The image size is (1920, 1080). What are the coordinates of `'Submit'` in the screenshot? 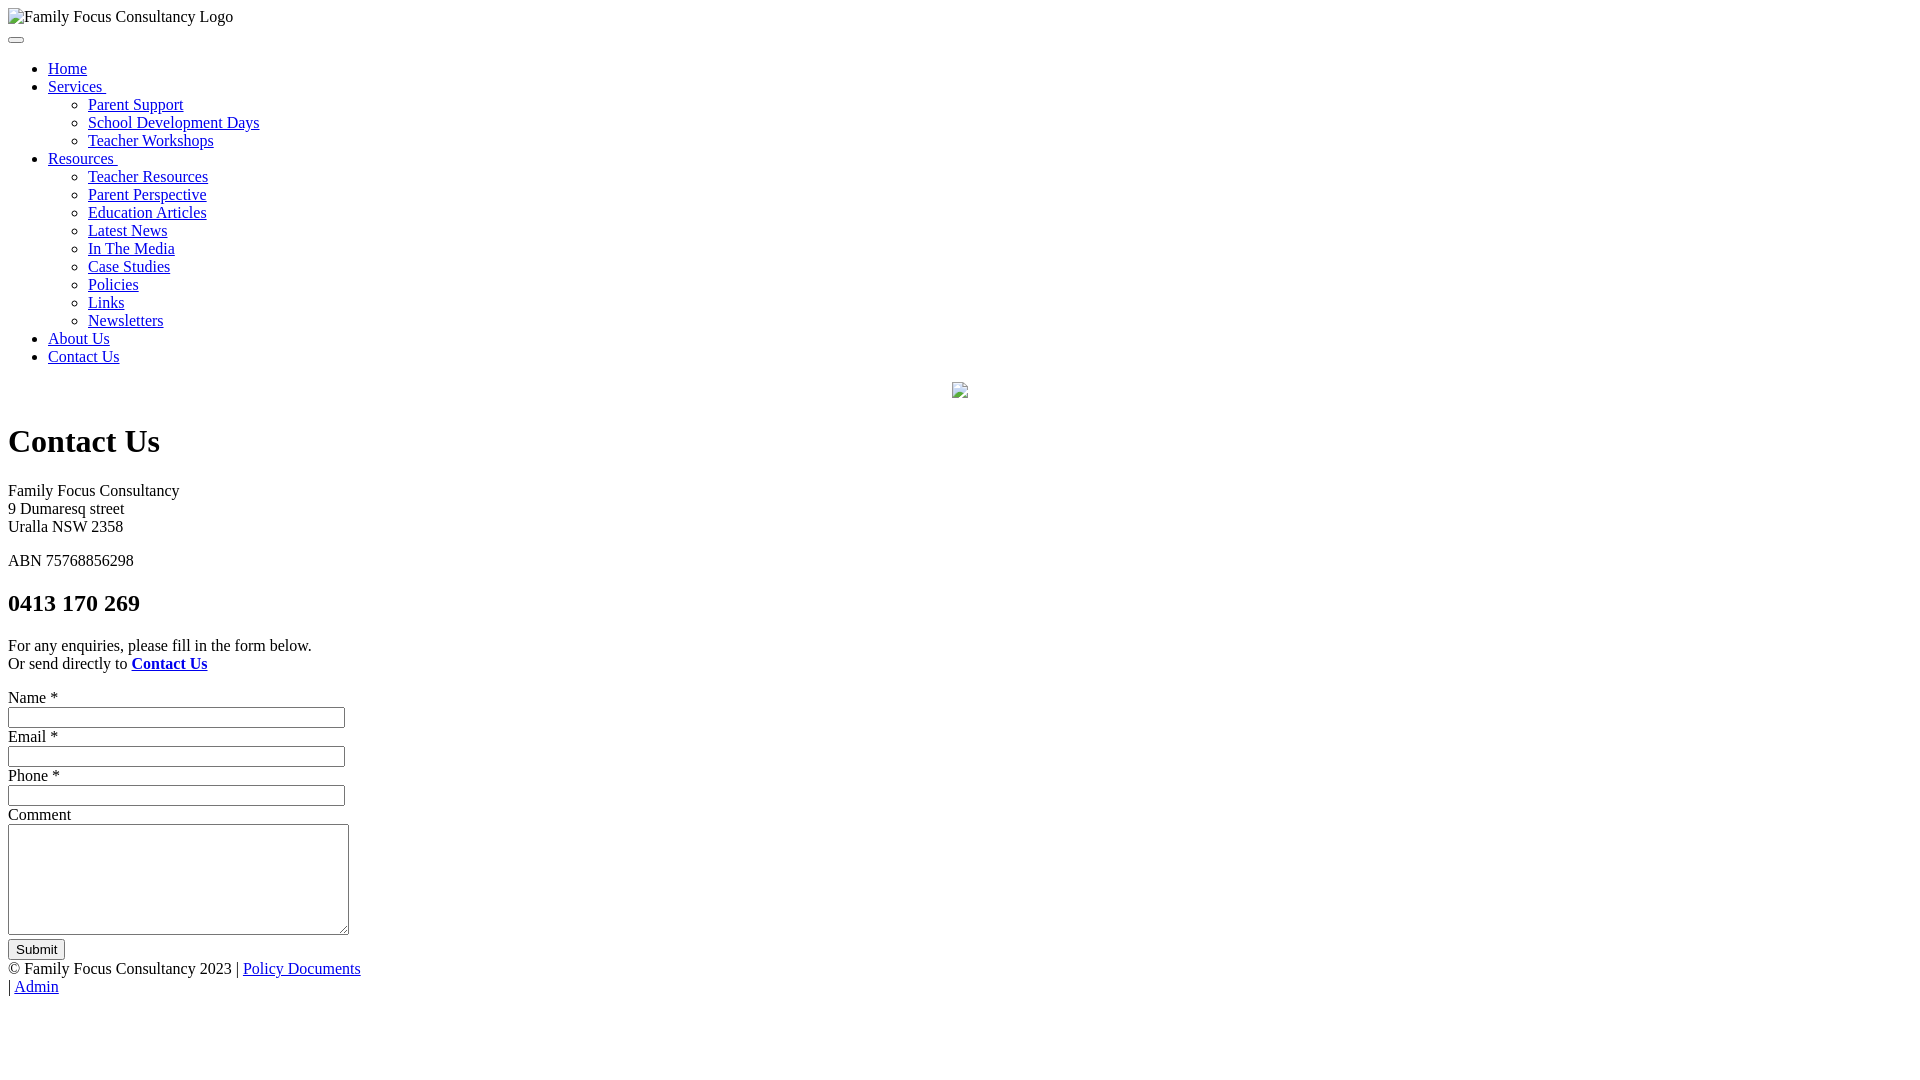 It's located at (36, 948).